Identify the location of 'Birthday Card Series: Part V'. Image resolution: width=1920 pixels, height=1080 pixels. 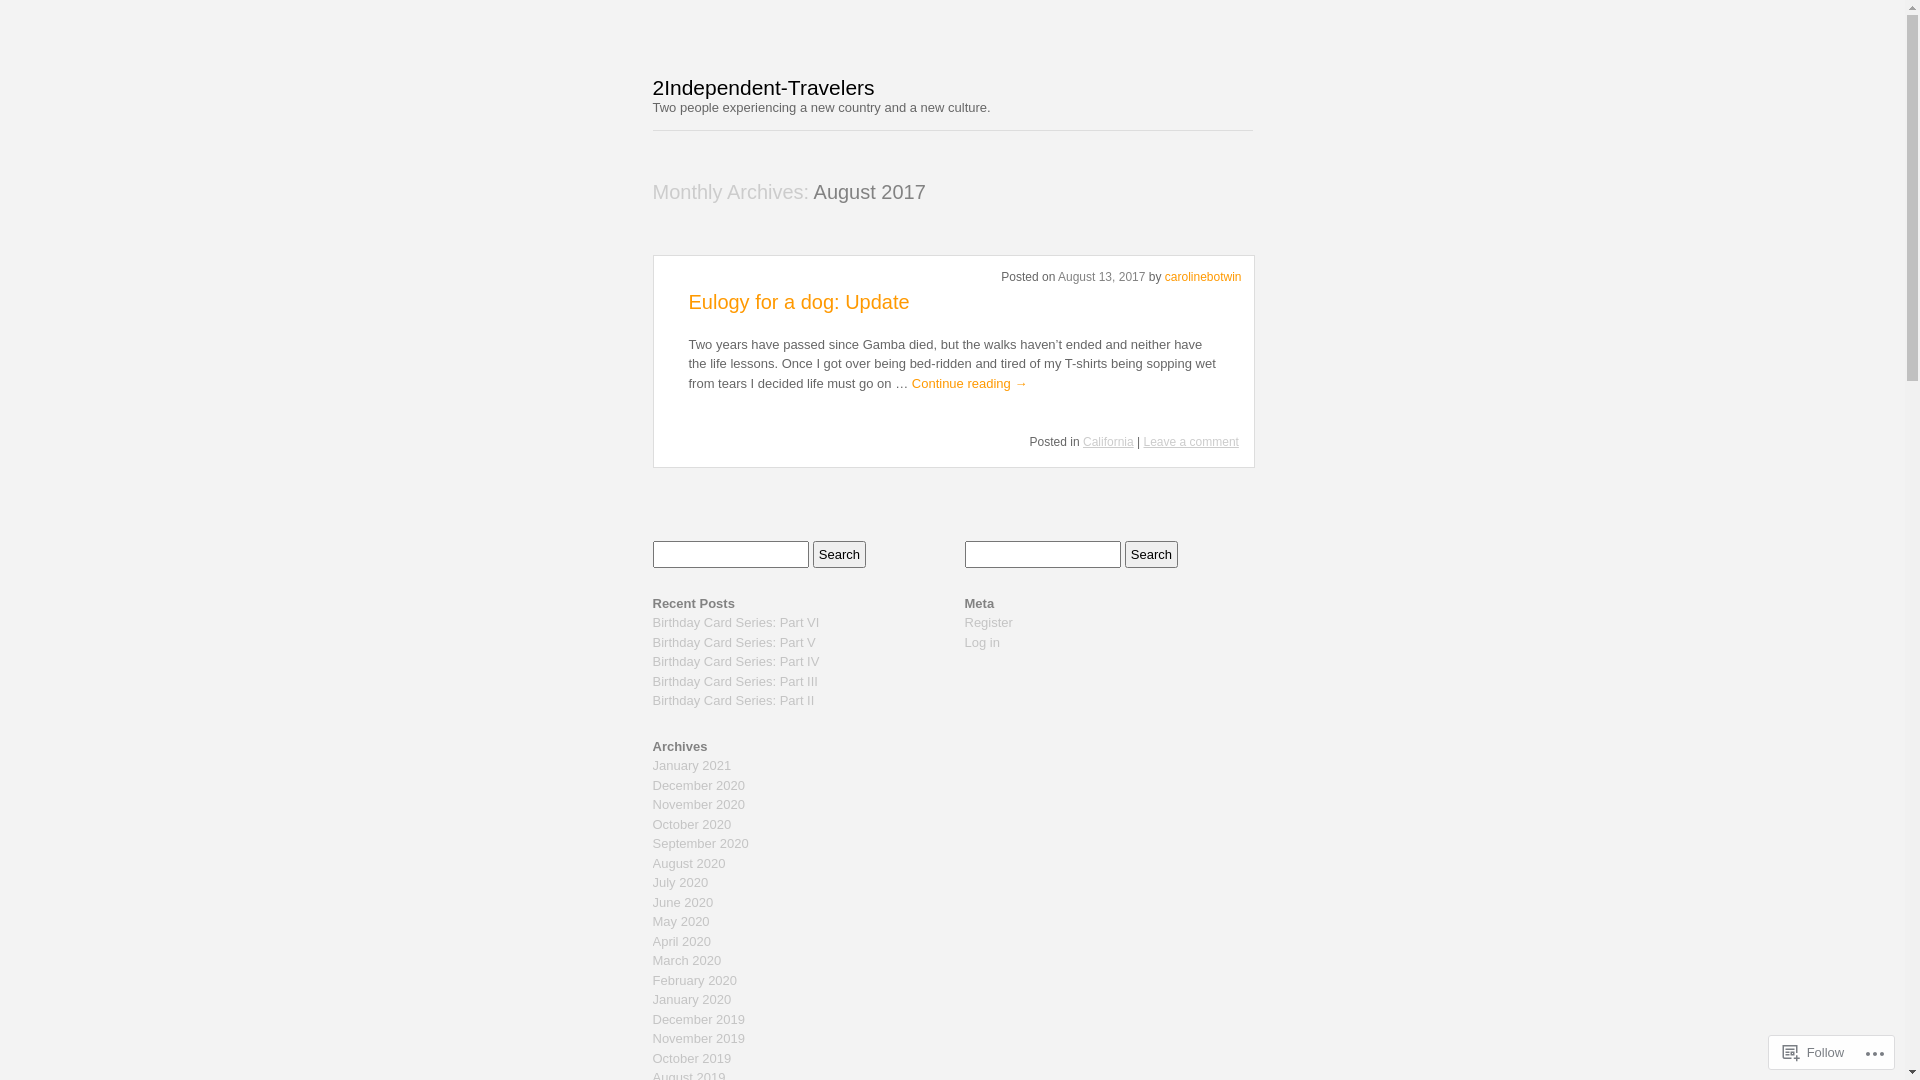
(732, 642).